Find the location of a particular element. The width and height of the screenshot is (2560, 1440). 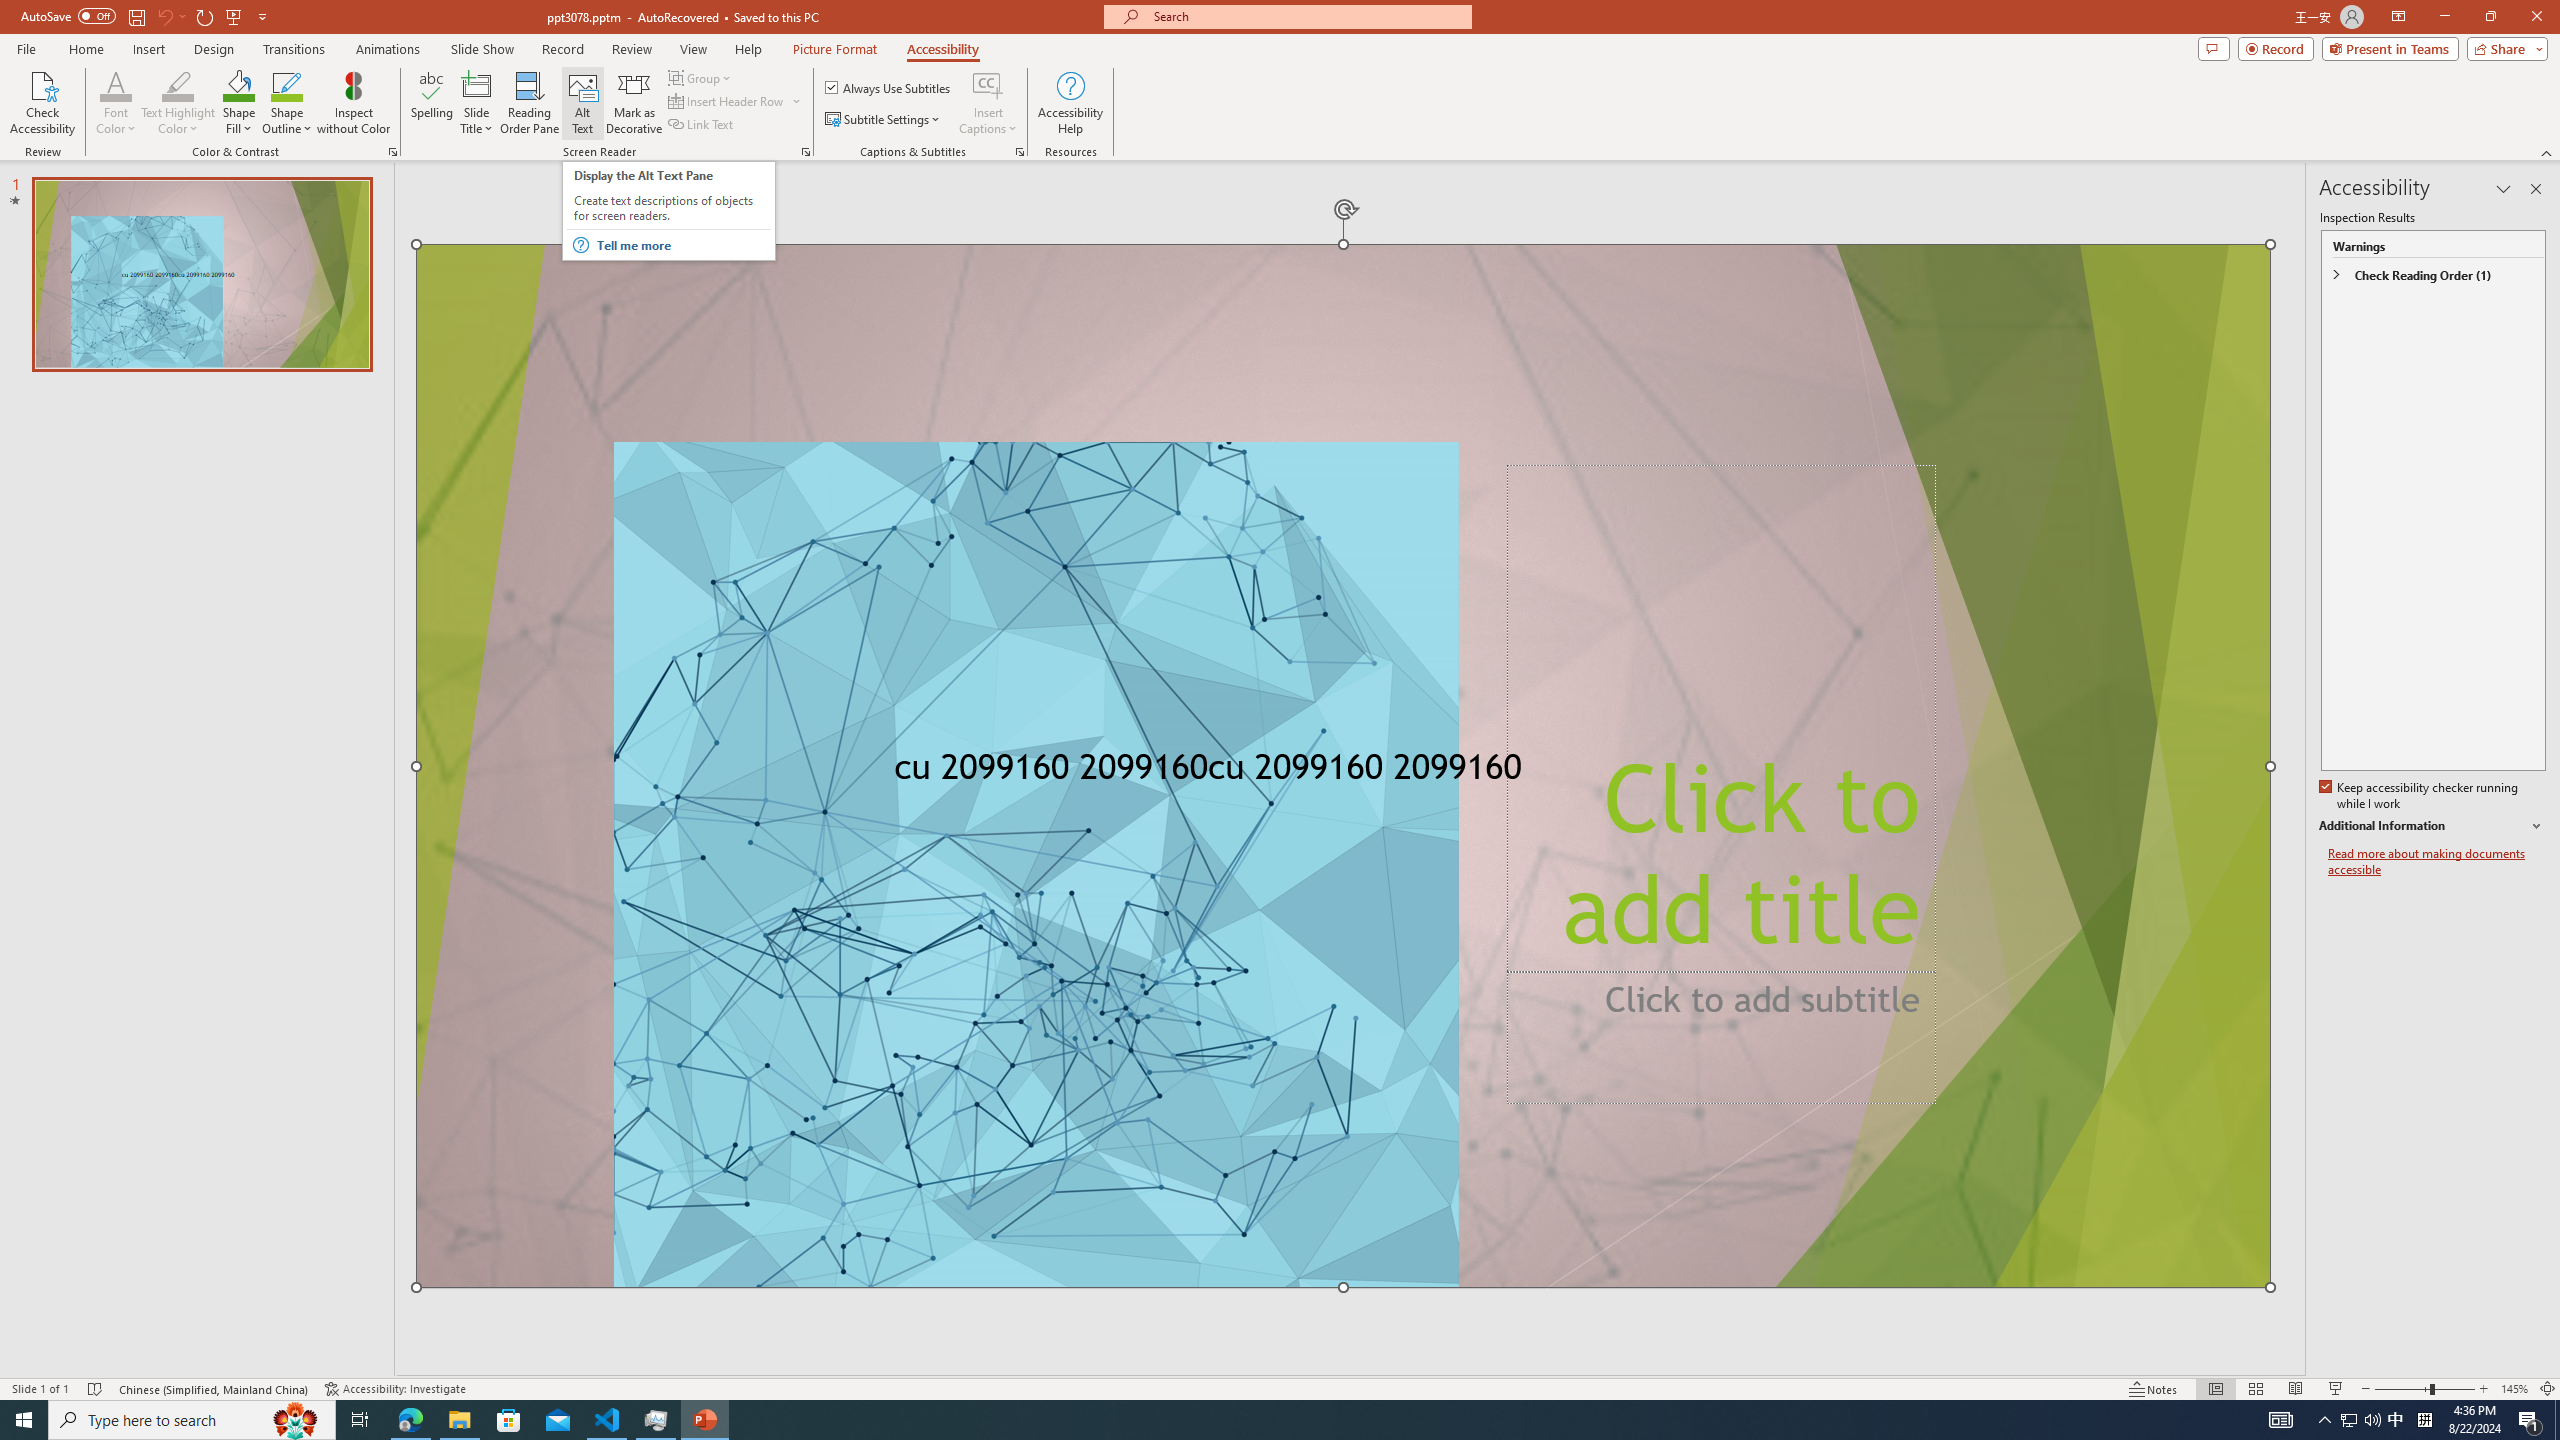

'Zoom 145%' is located at coordinates (2515, 1389).